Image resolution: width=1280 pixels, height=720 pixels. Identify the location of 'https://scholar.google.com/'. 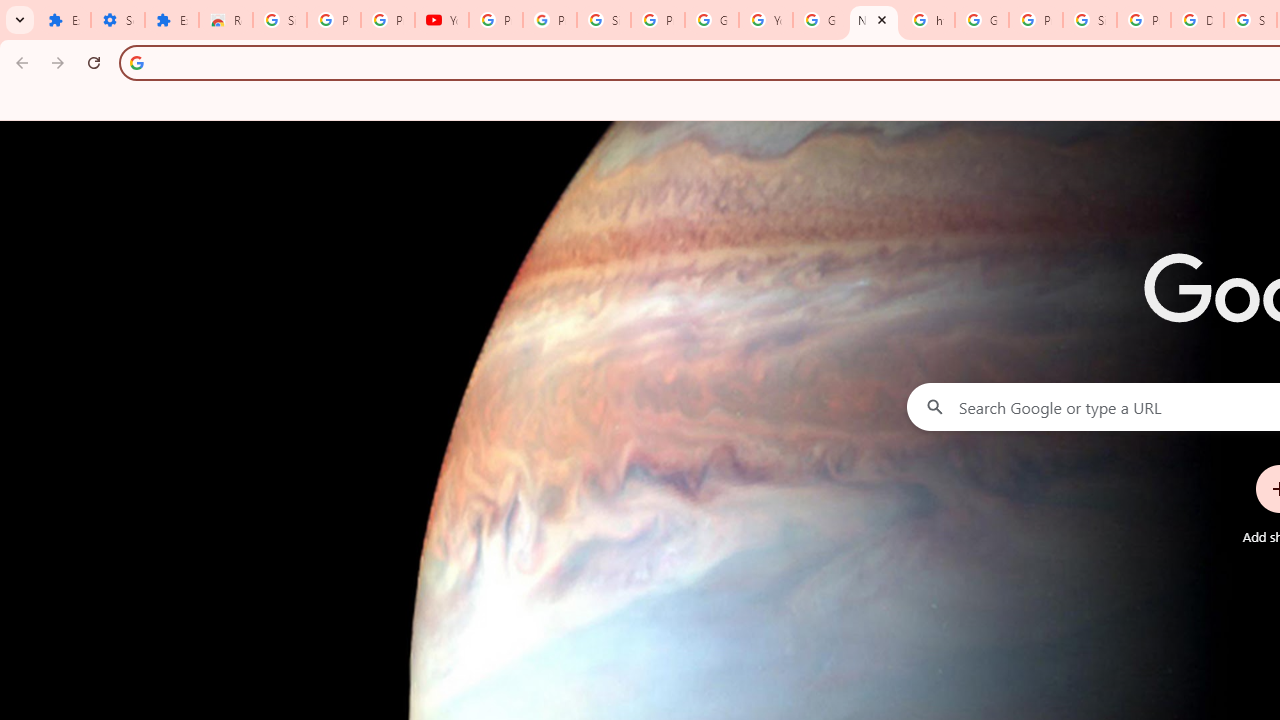
(927, 20).